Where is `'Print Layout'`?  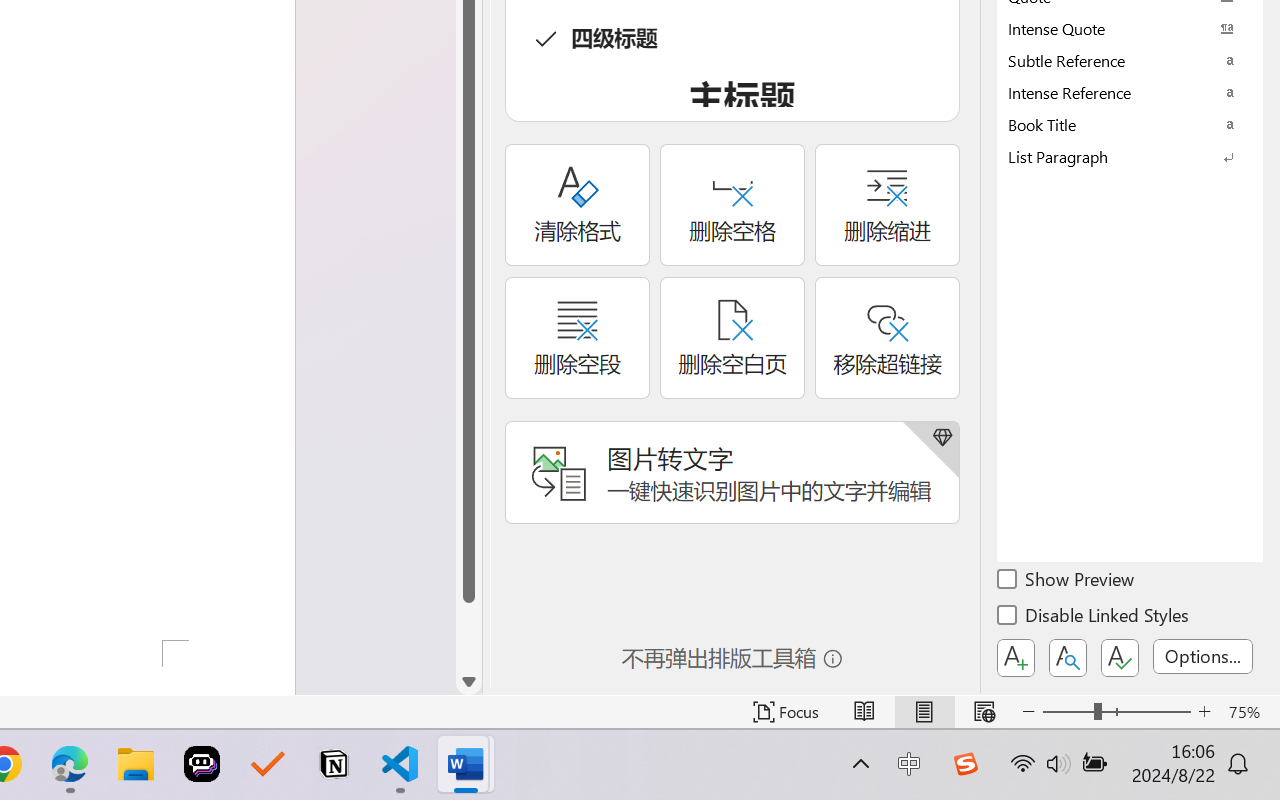
'Print Layout' is located at coordinates (923, 711).